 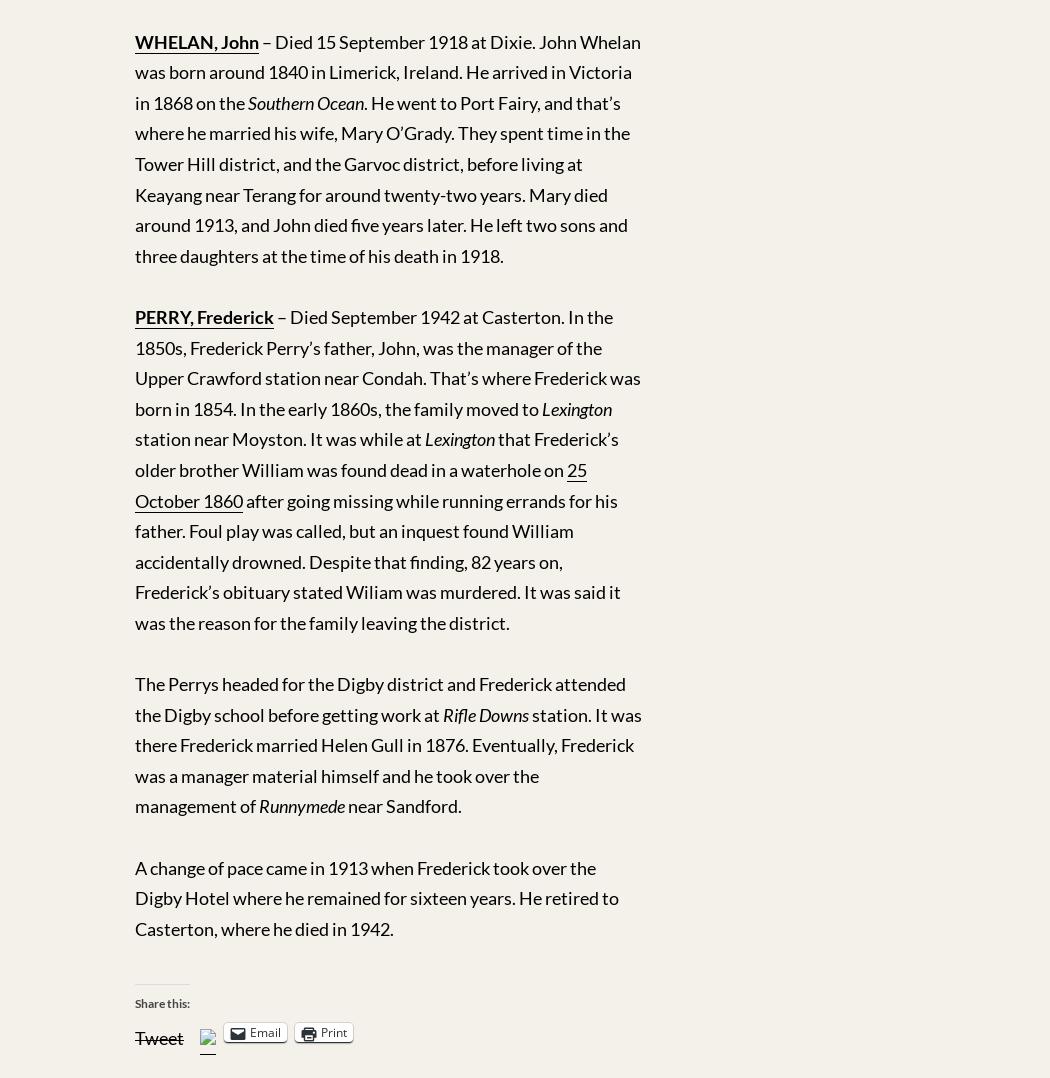 What do you see at coordinates (359, 483) in the screenshot?
I see `'25 October 1860'` at bounding box center [359, 483].